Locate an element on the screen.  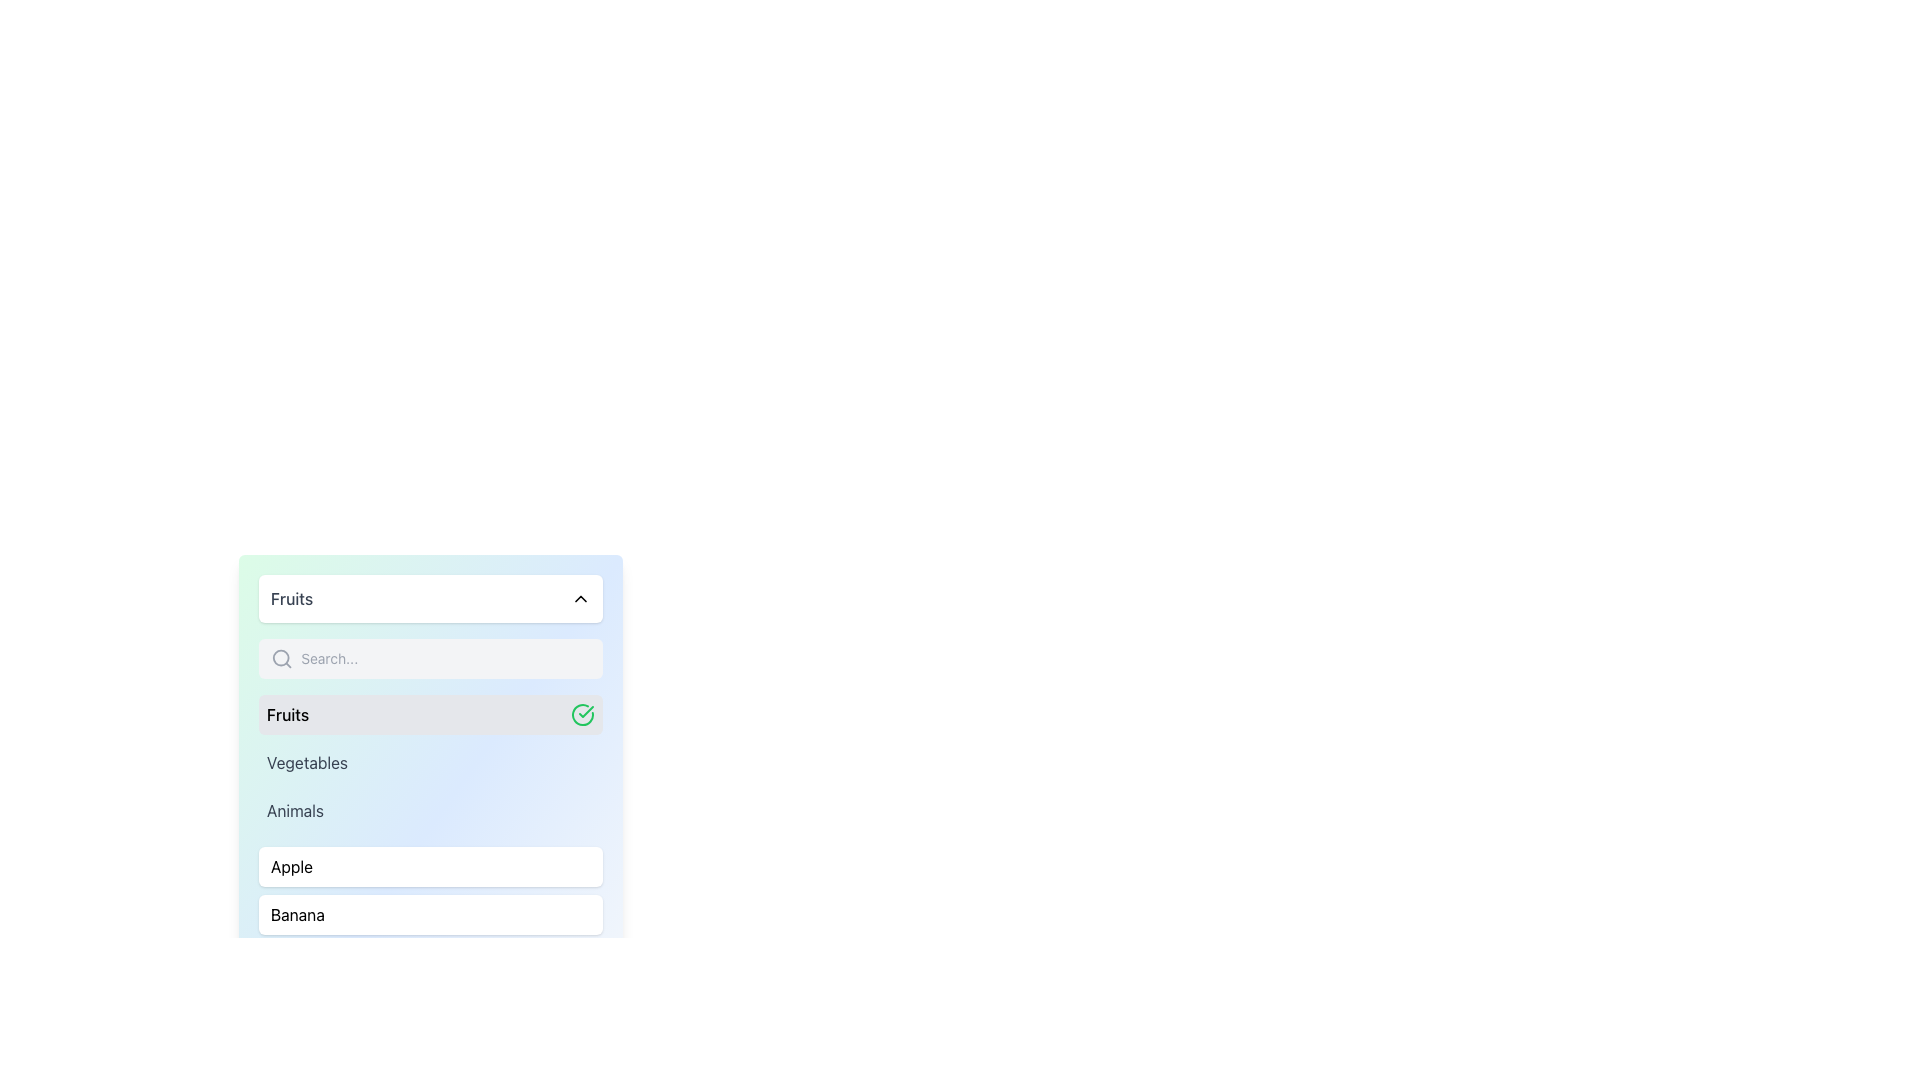
the second item in the list is located at coordinates (430, 763).